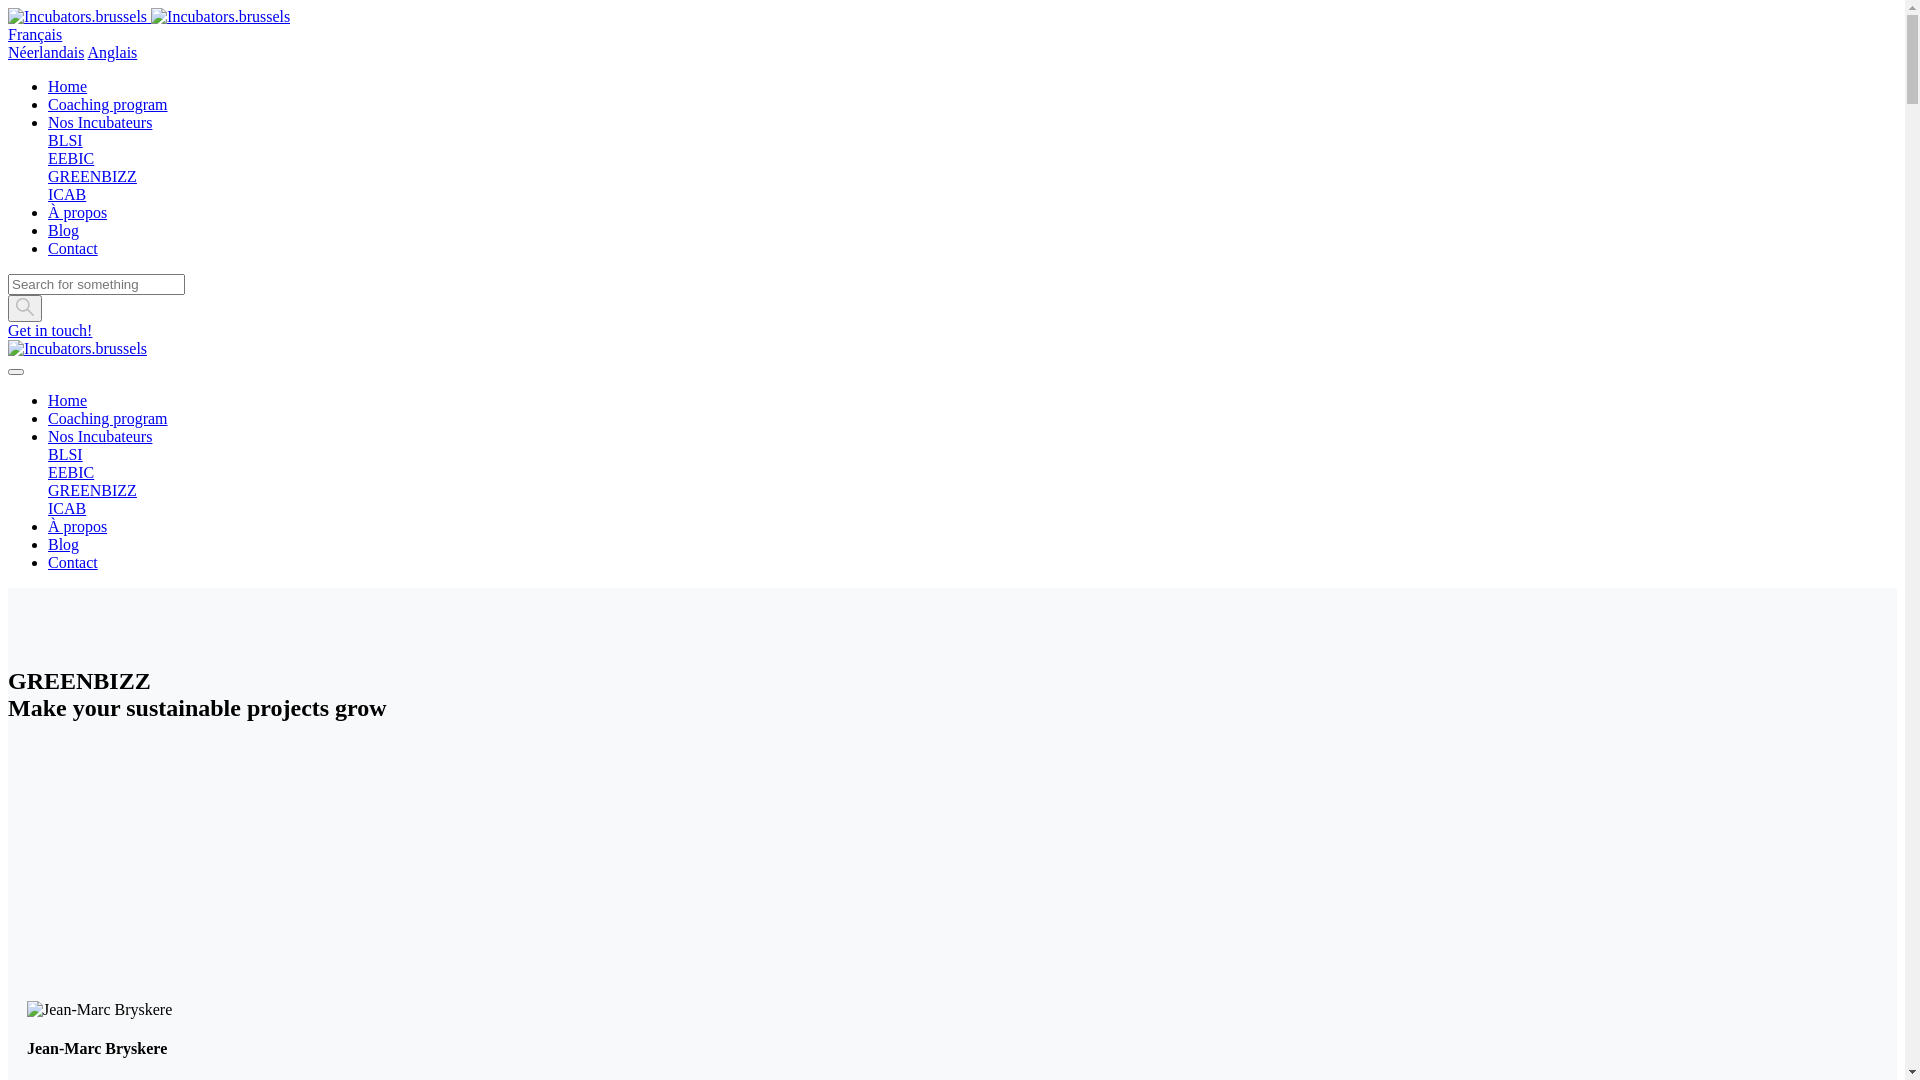  What do you see at coordinates (67, 194) in the screenshot?
I see `'ICAB'` at bounding box center [67, 194].